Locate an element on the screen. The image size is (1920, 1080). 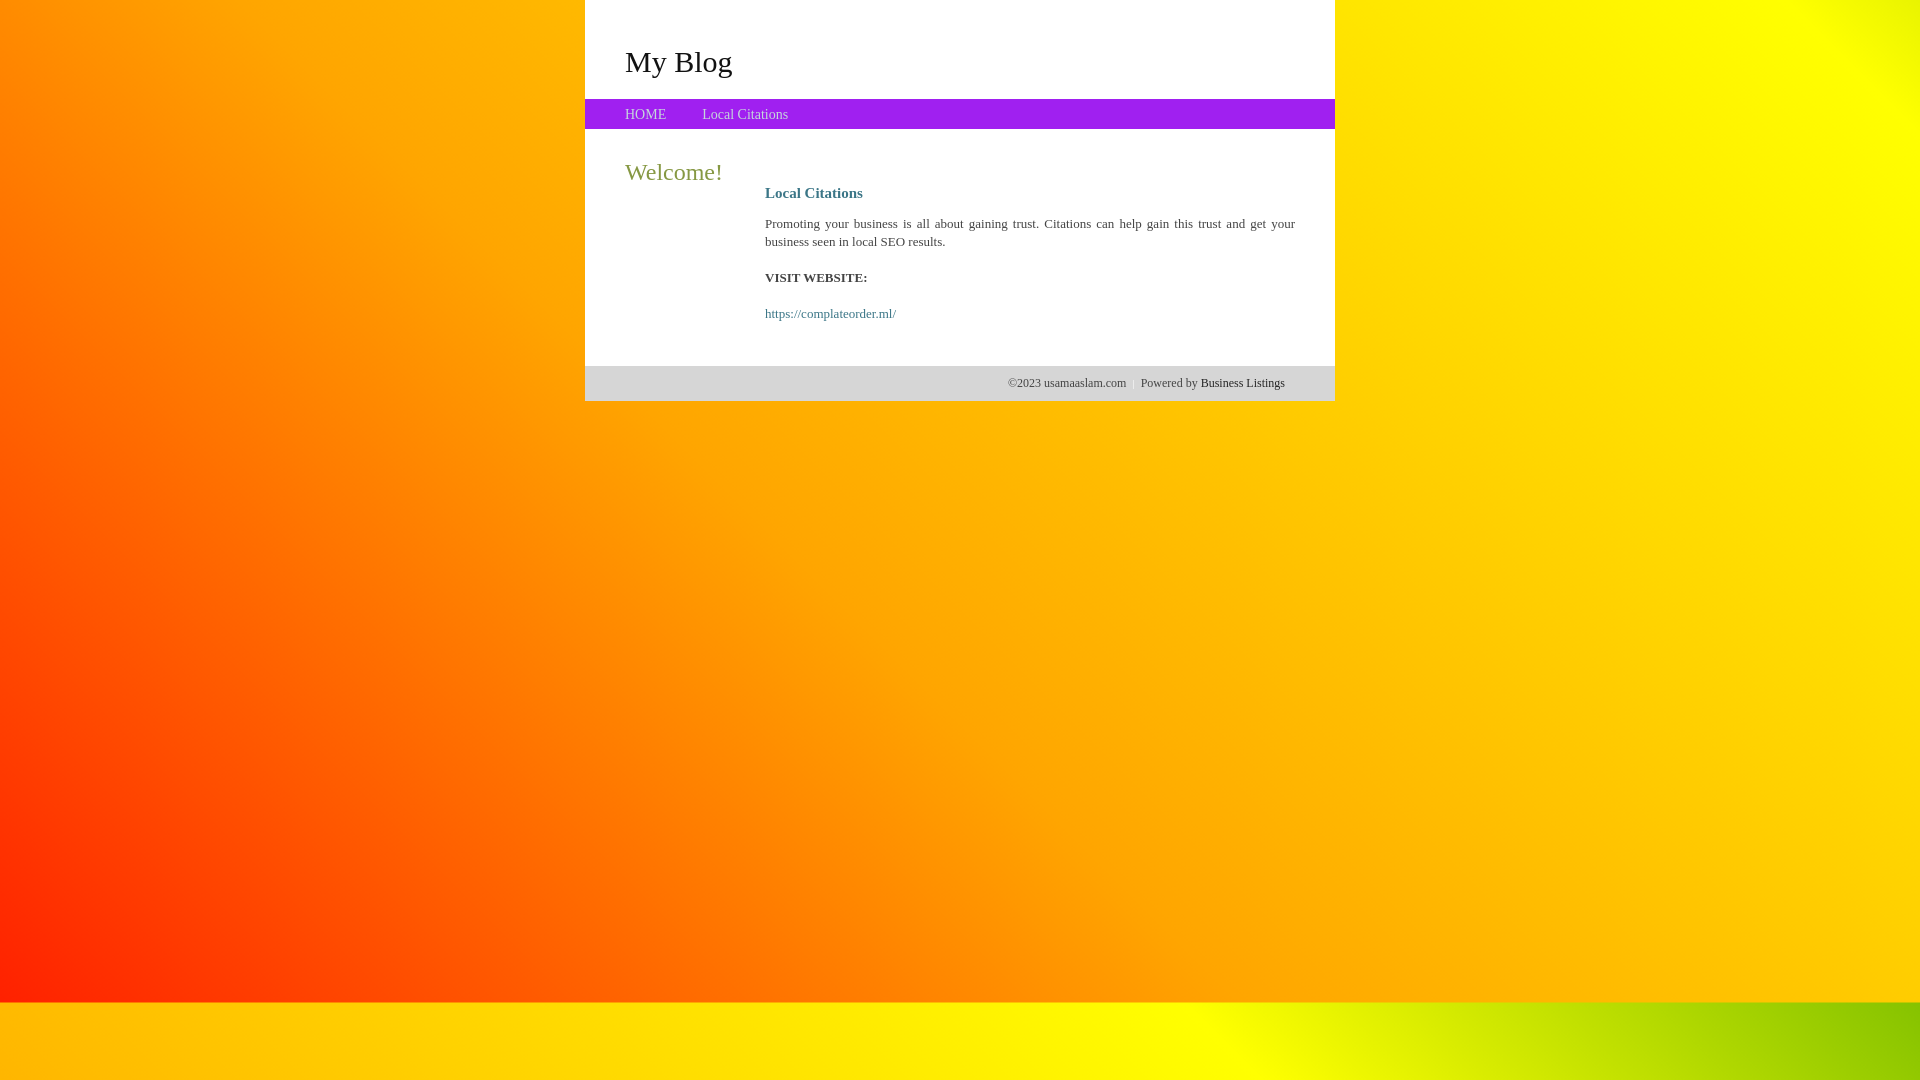
'https://complateorder.ml/' is located at coordinates (830, 313).